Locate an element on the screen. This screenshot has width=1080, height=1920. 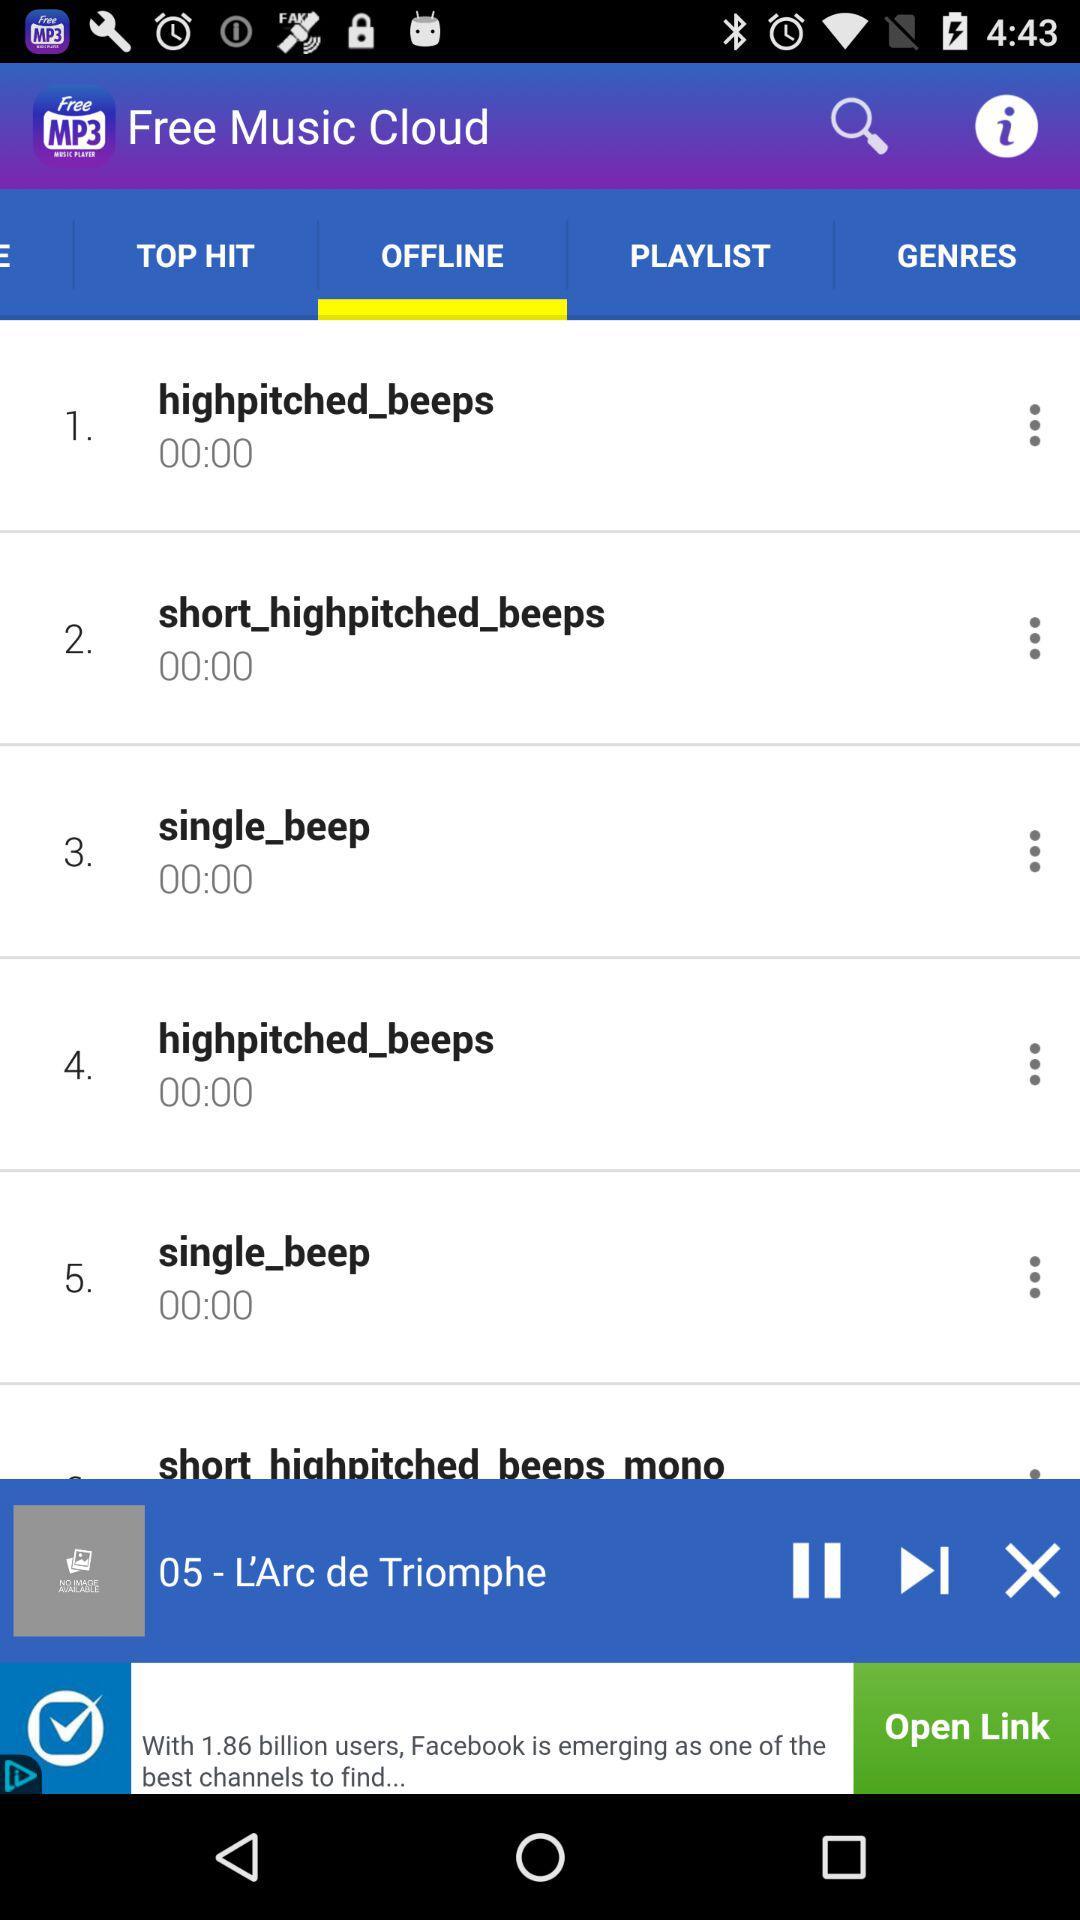
the icon next to highpitched_beeps is located at coordinates (78, 1062).